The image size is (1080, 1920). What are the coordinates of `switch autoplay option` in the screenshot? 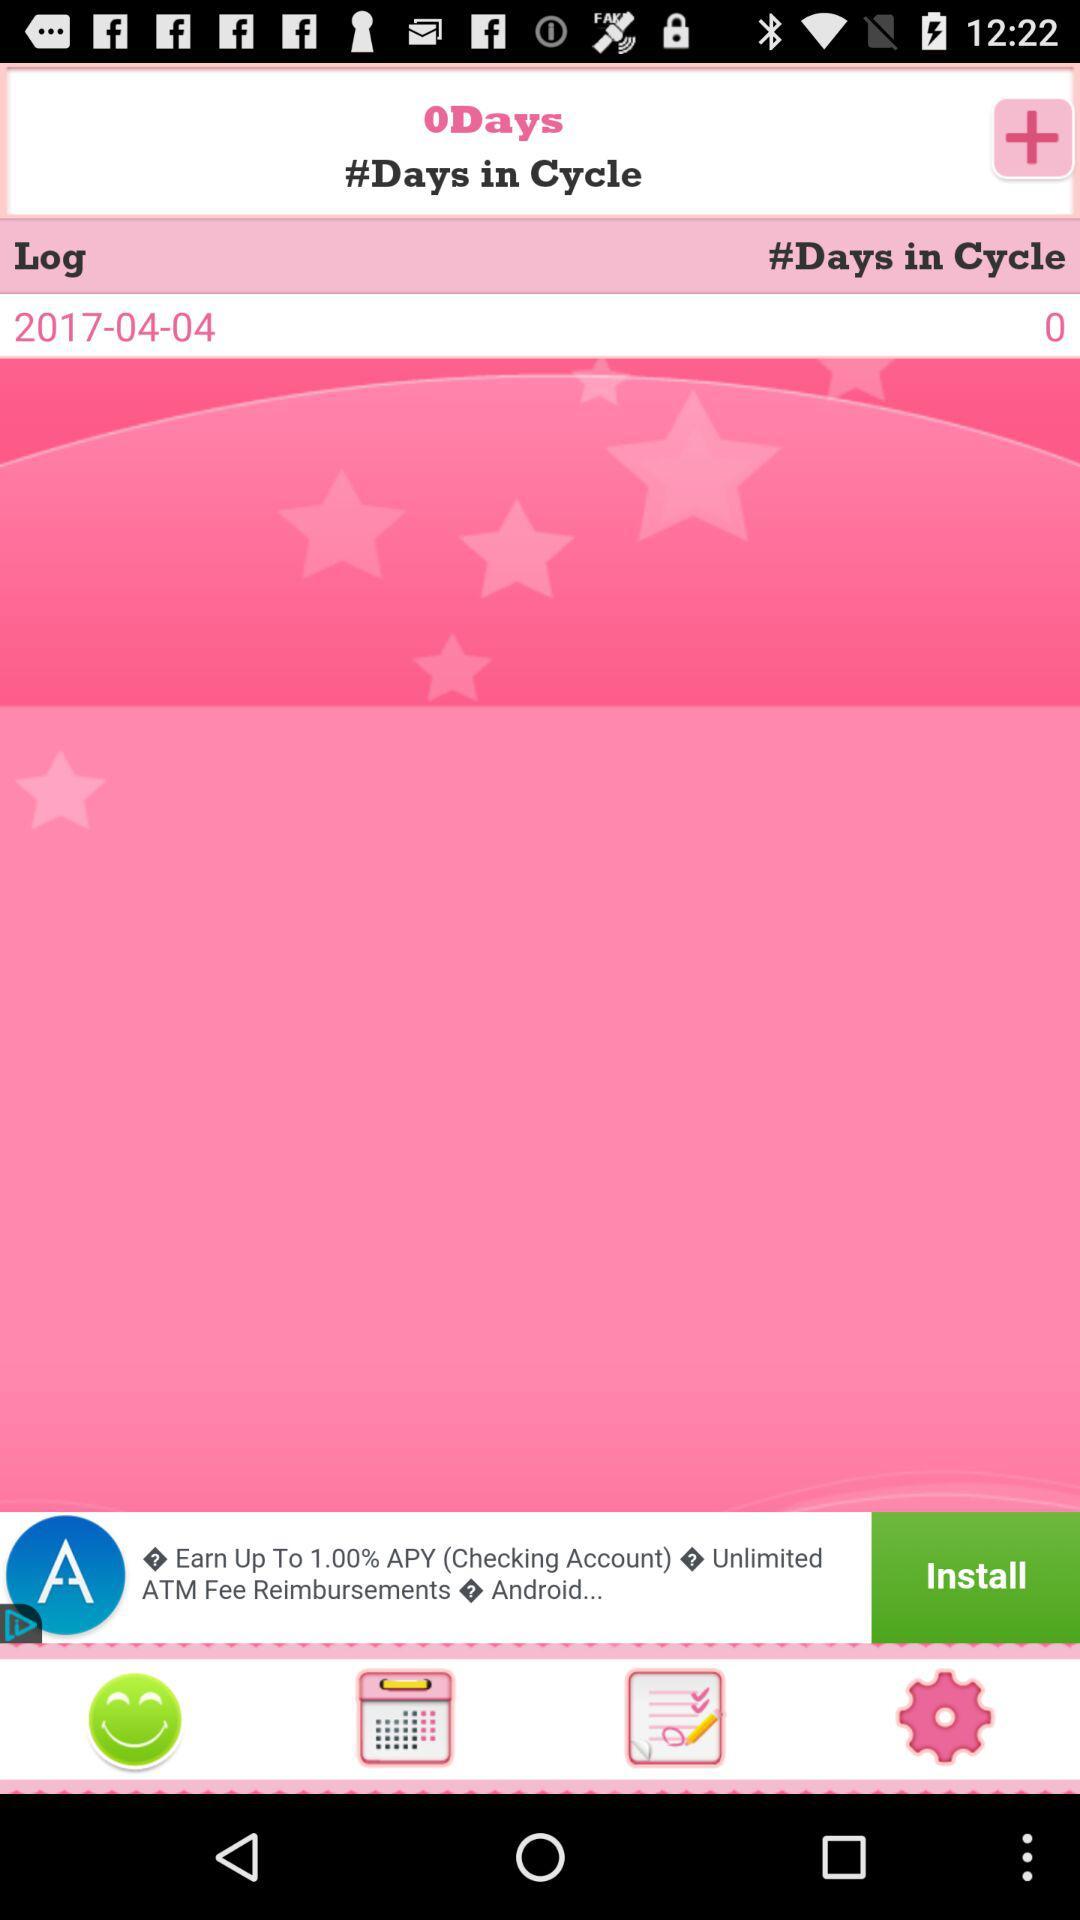 It's located at (945, 1717).